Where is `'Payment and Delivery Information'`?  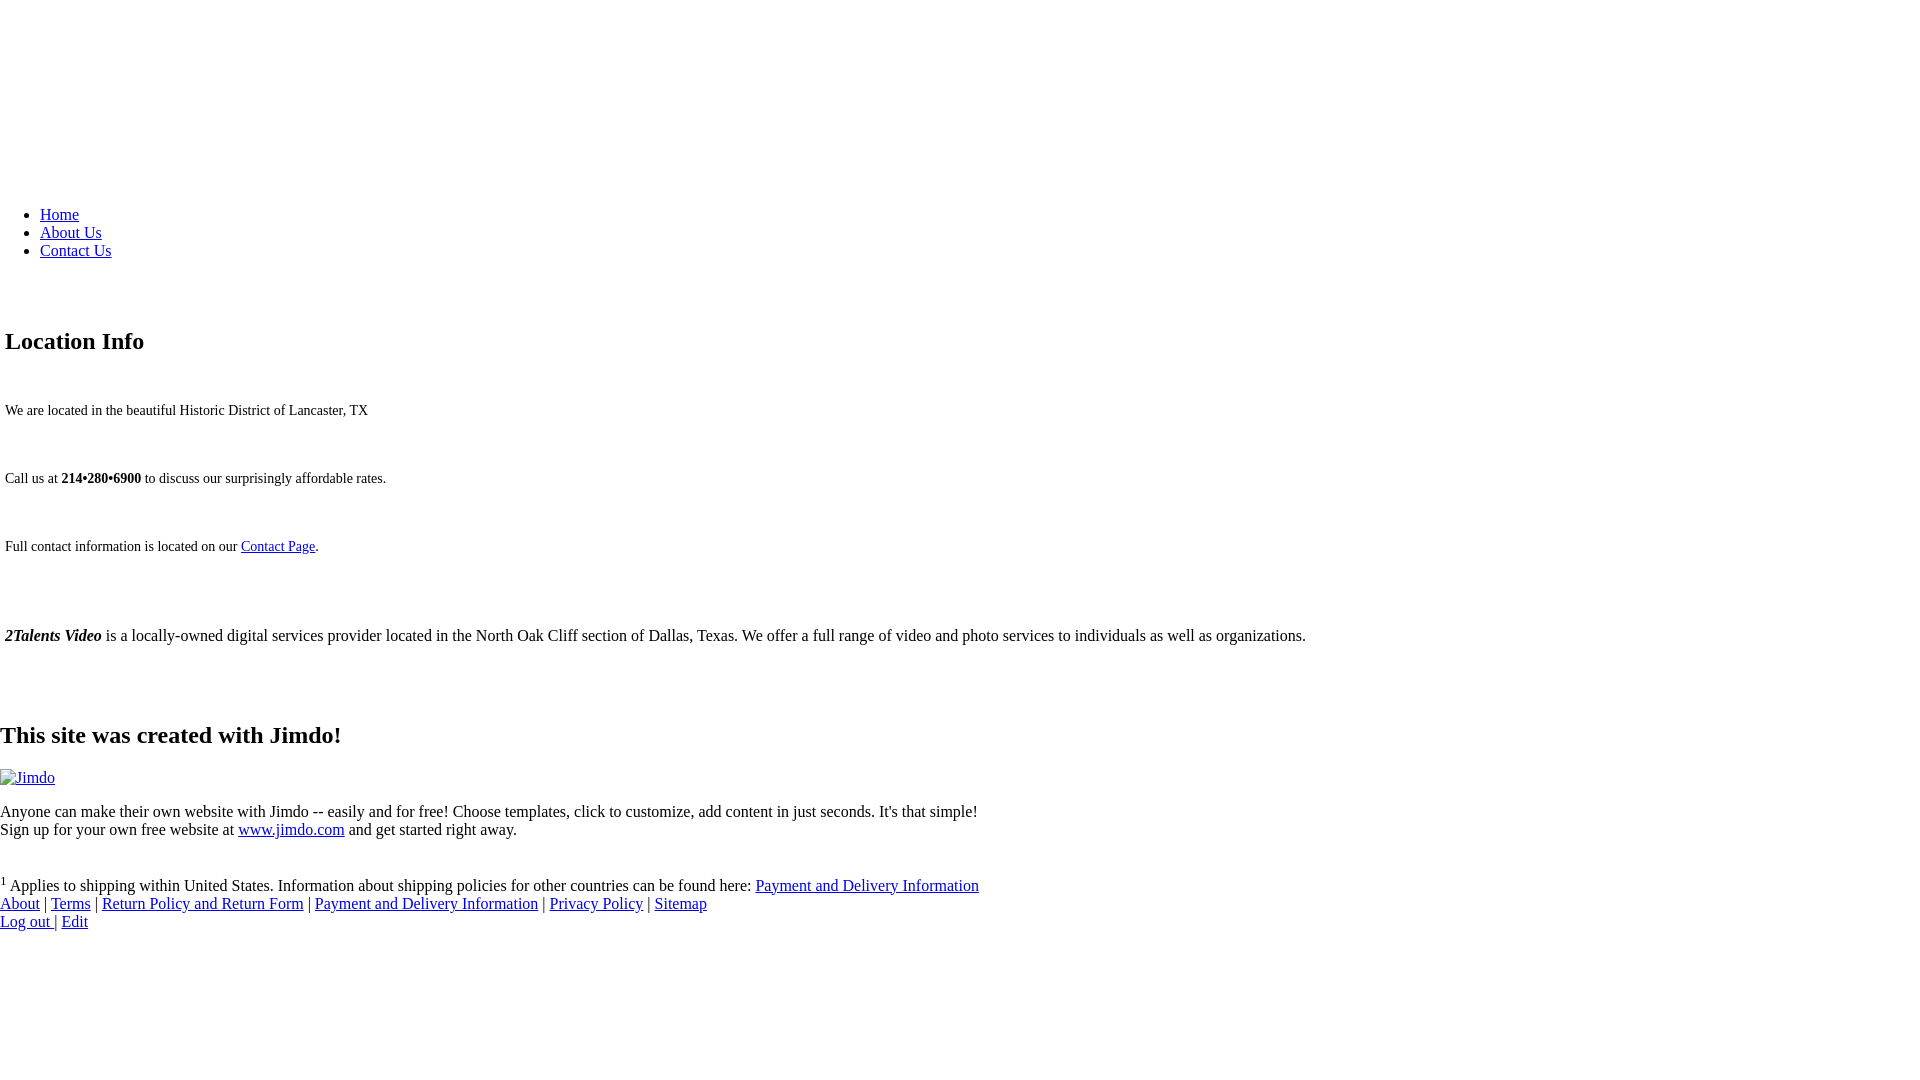
'Payment and Delivery Information' is located at coordinates (426, 903).